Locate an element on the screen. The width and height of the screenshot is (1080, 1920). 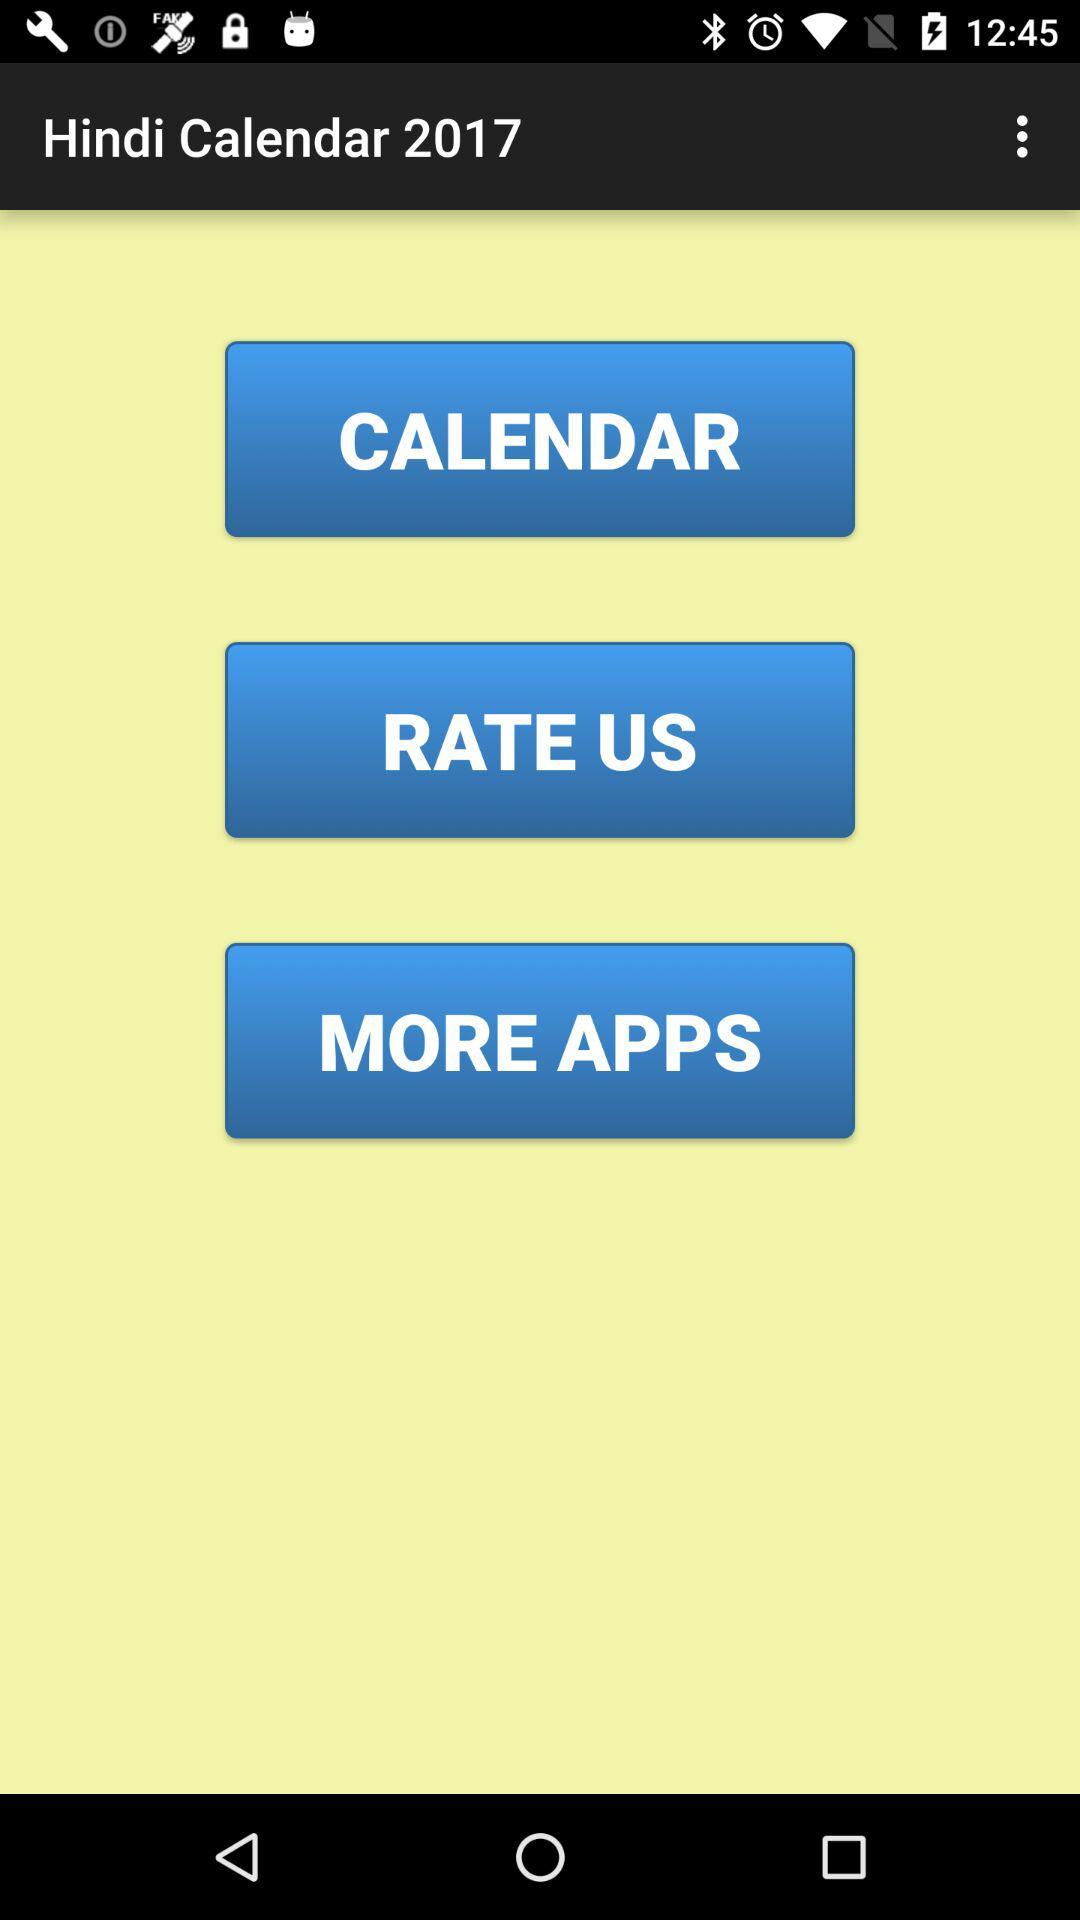
item at the top right corner is located at coordinates (1027, 135).